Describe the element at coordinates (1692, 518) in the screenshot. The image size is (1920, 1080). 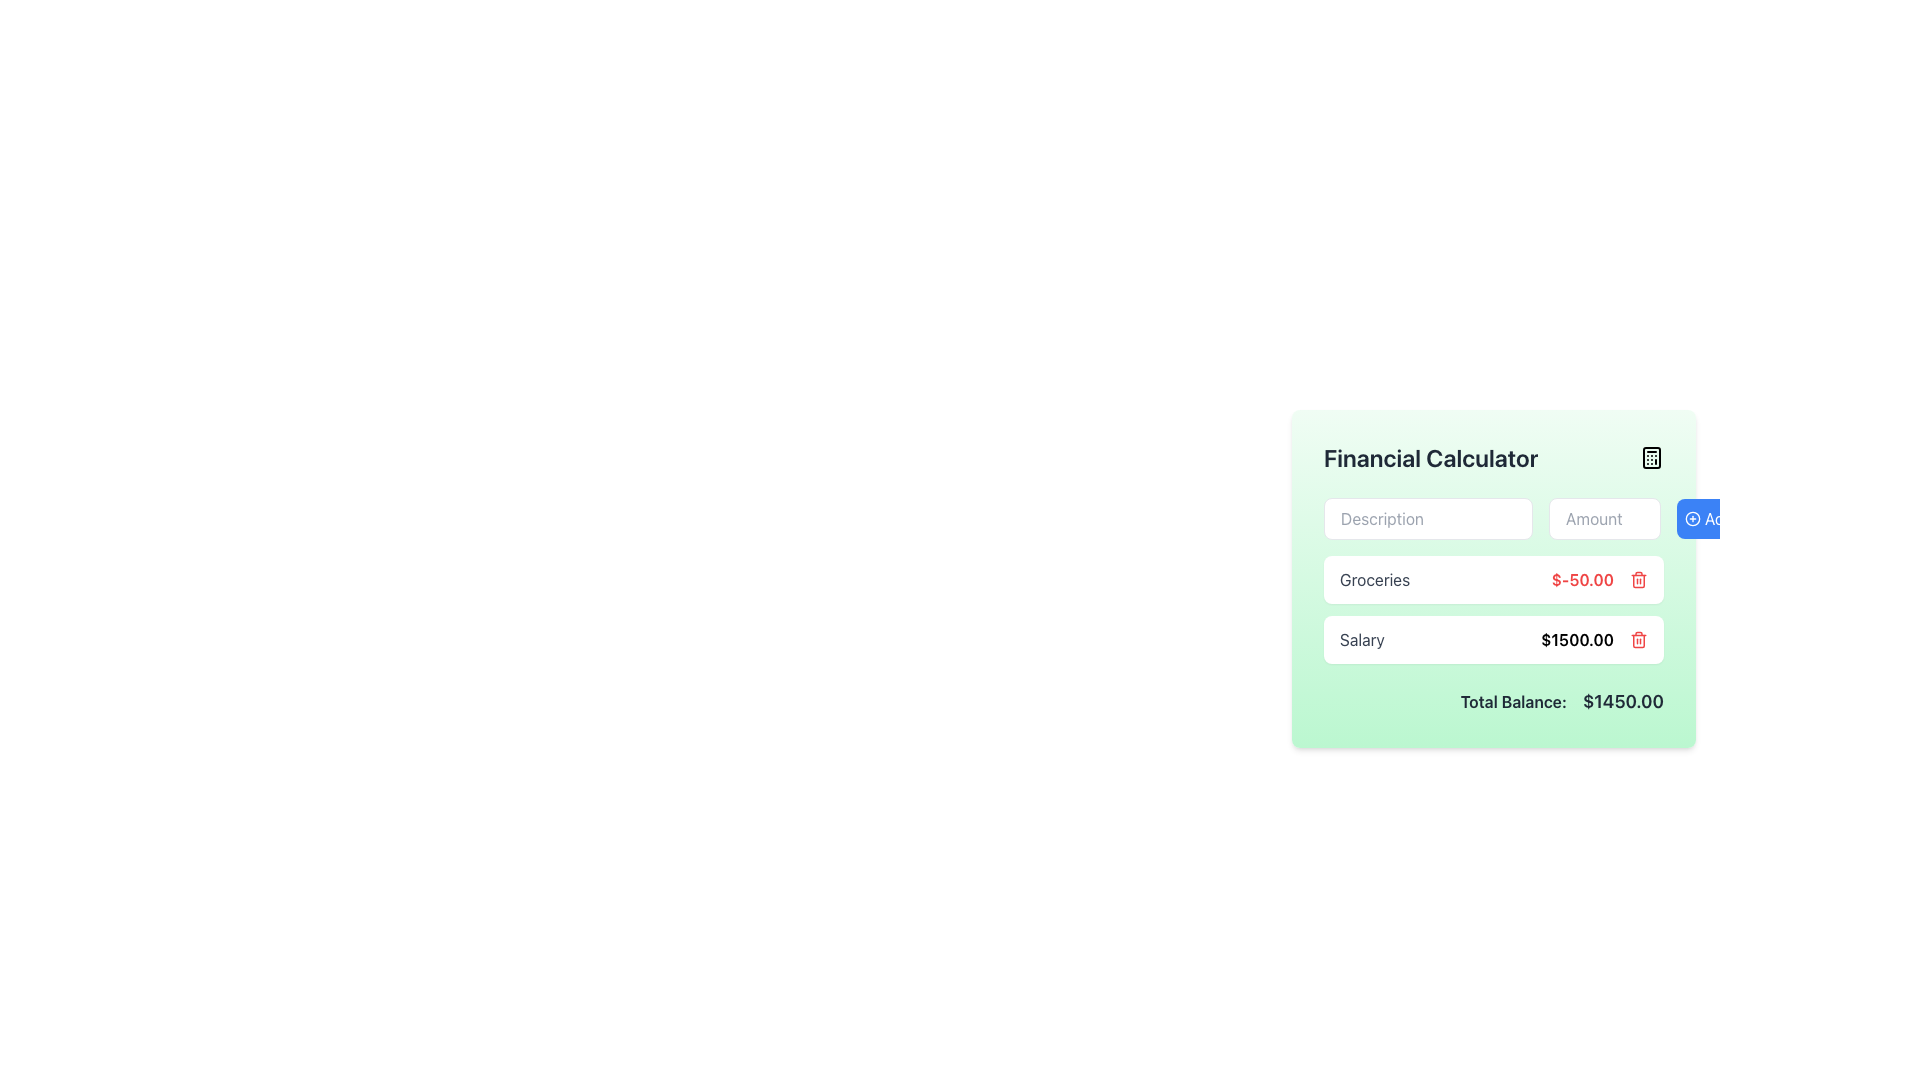
I see `the circular part of the 'circle plus' icon located adjacent to the blue 'Add' button in the financial calculator interface` at that location.